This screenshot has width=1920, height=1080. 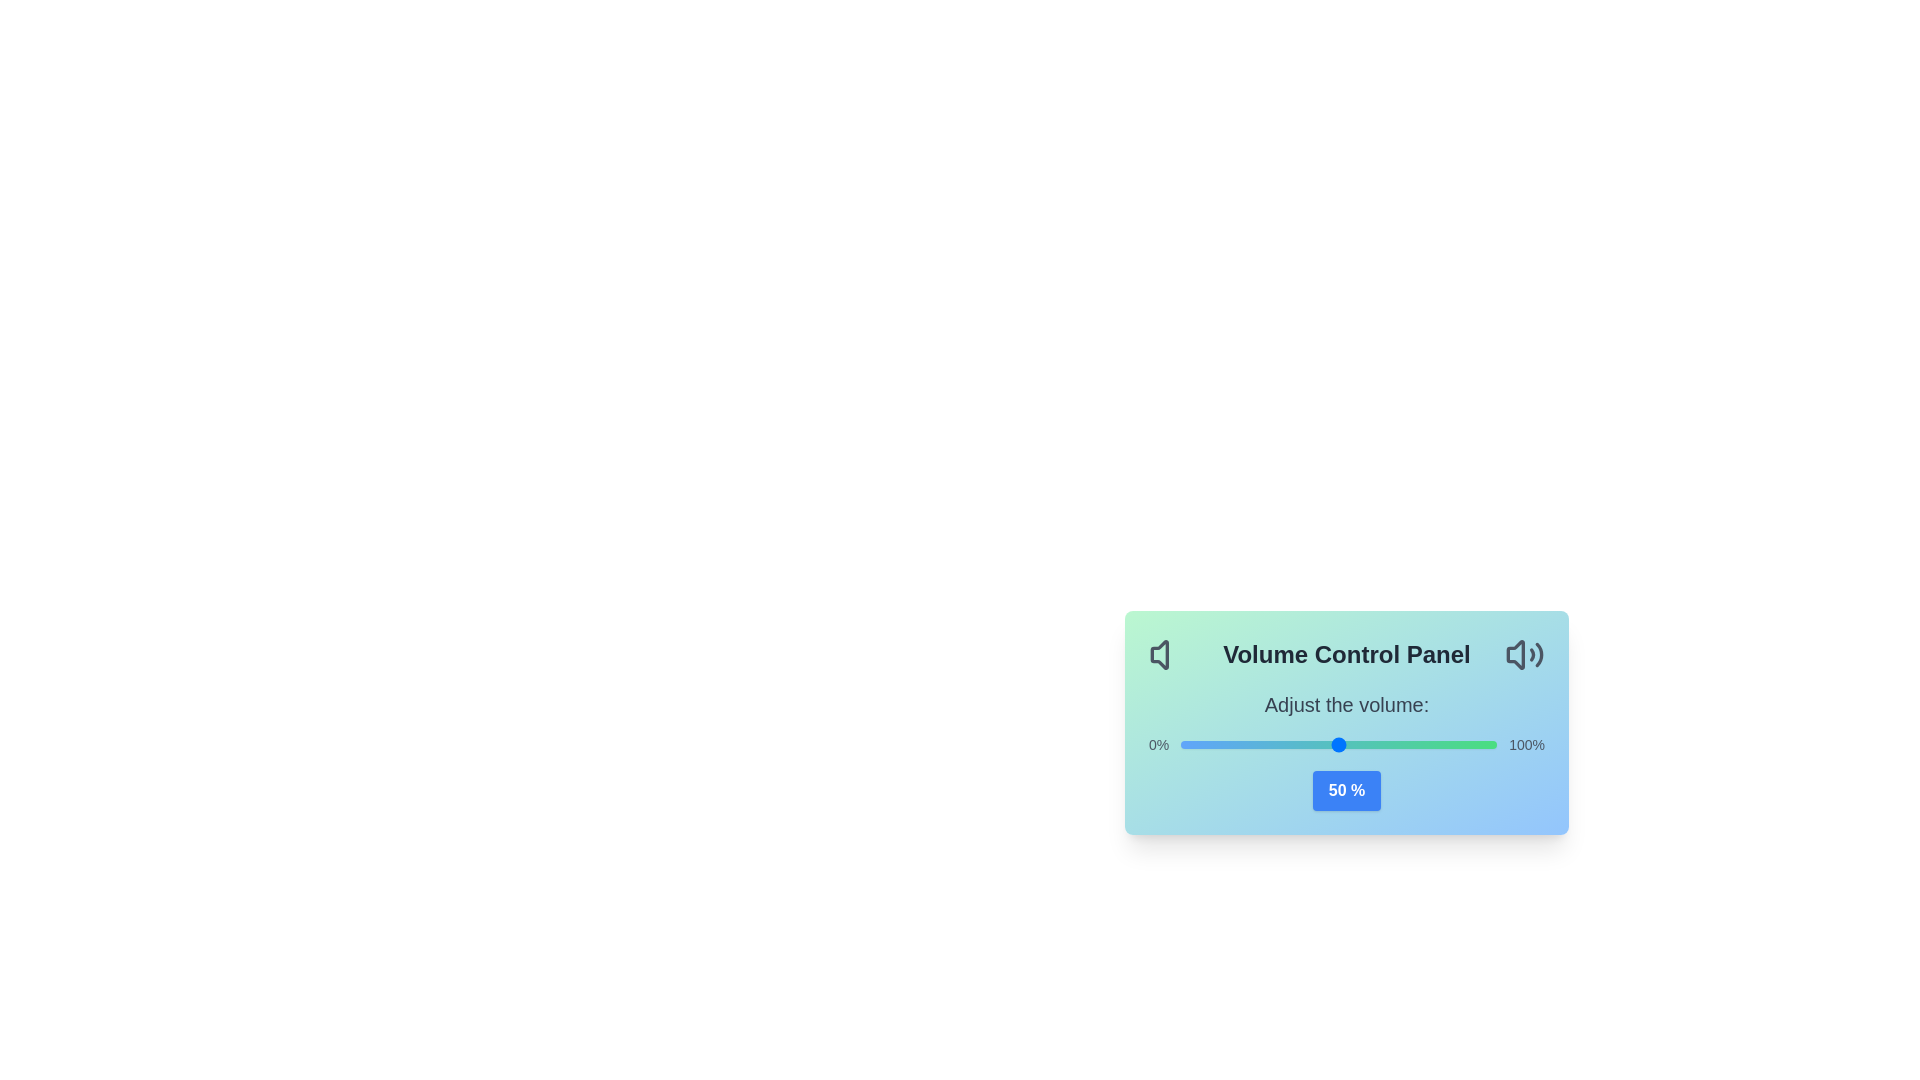 I want to click on the volume slider to 76%, so click(x=1420, y=744).